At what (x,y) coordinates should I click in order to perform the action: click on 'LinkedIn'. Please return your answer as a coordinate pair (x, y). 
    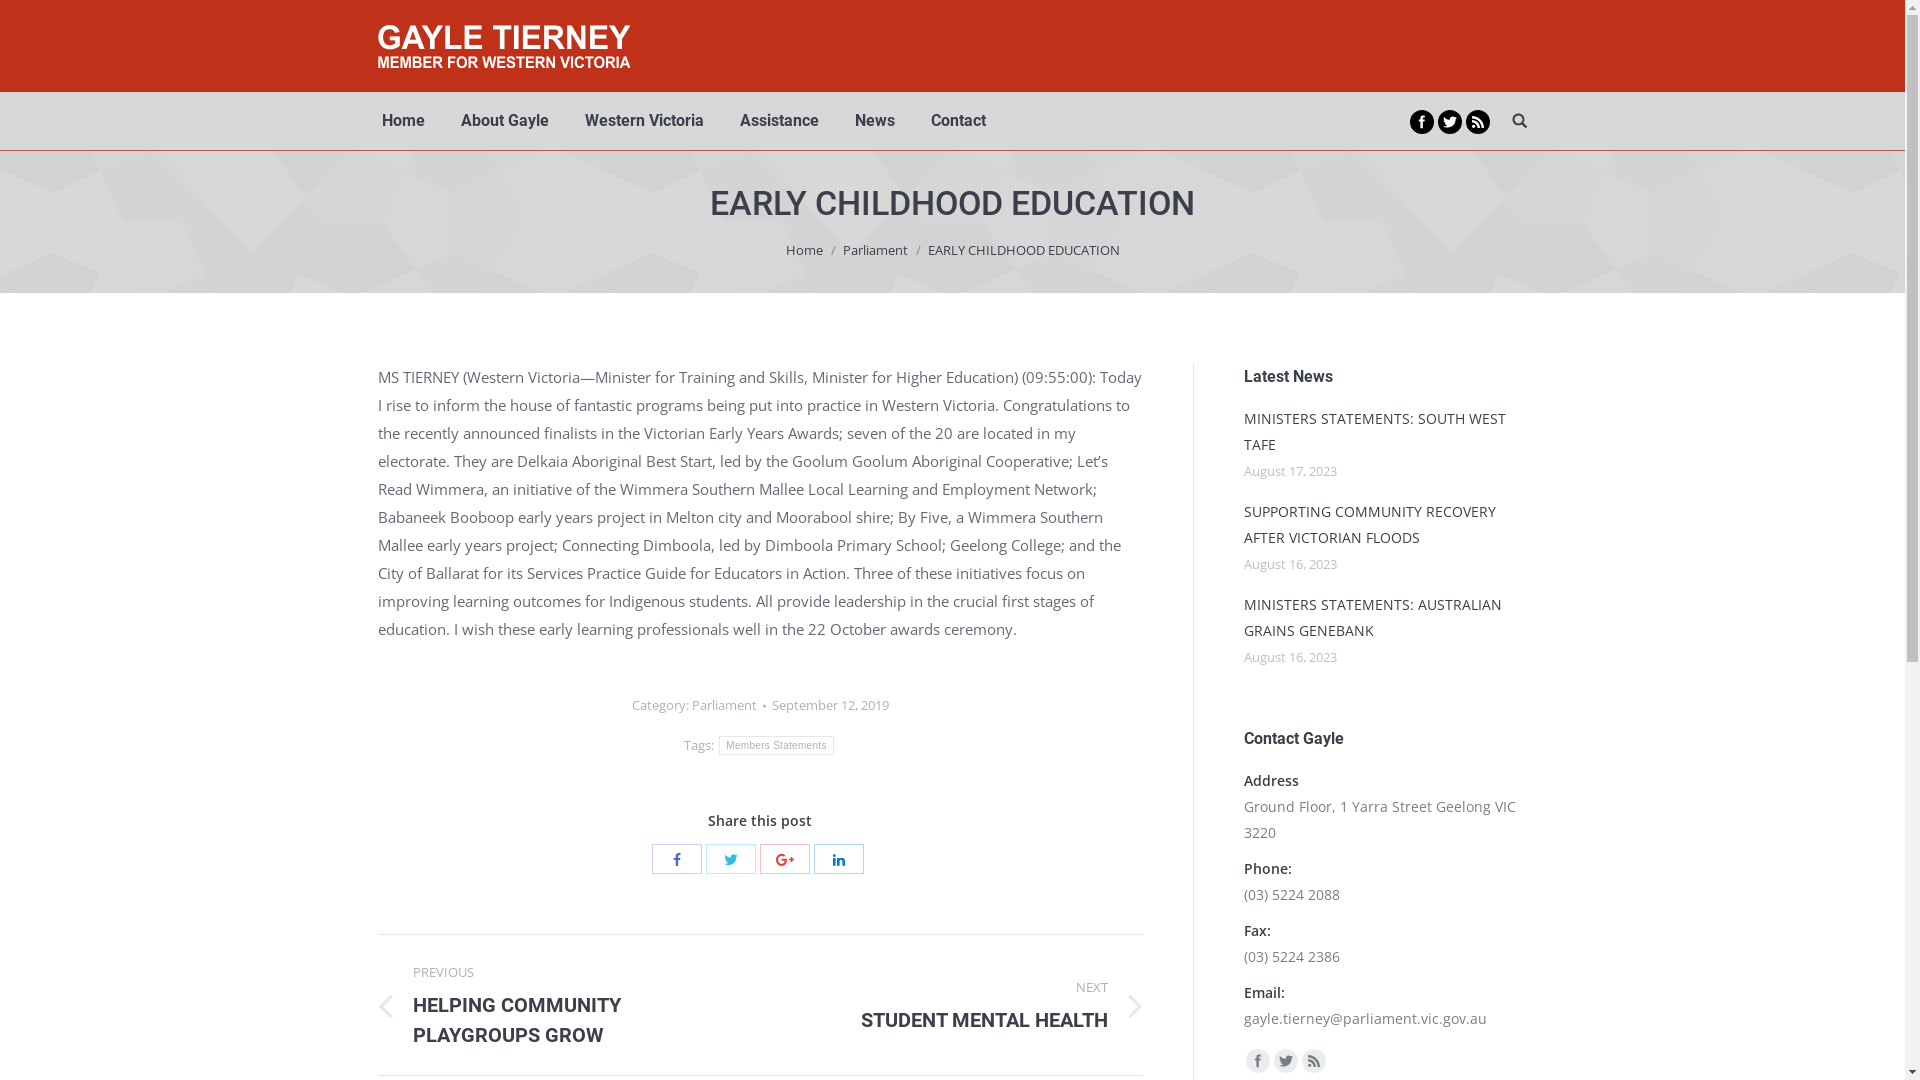
    Looking at the image, I should click on (839, 858).